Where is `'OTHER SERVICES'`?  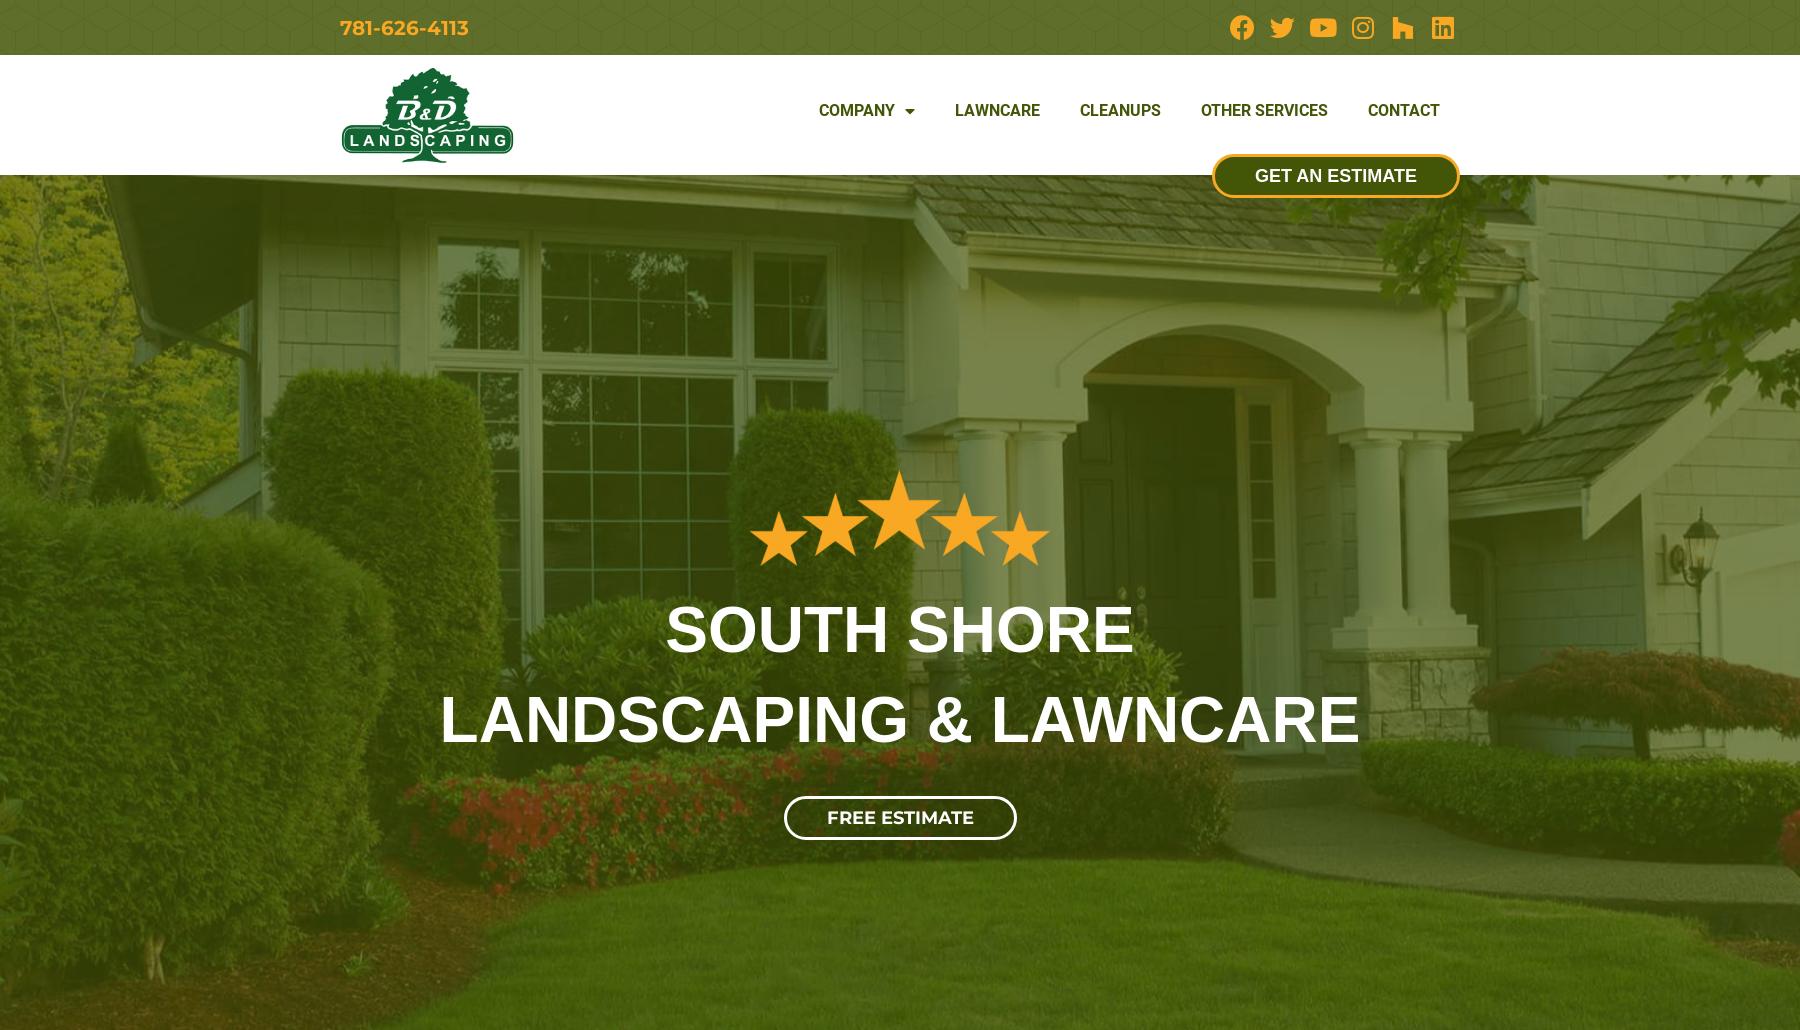
'OTHER SERVICES' is located at coordinates (1264, 108).